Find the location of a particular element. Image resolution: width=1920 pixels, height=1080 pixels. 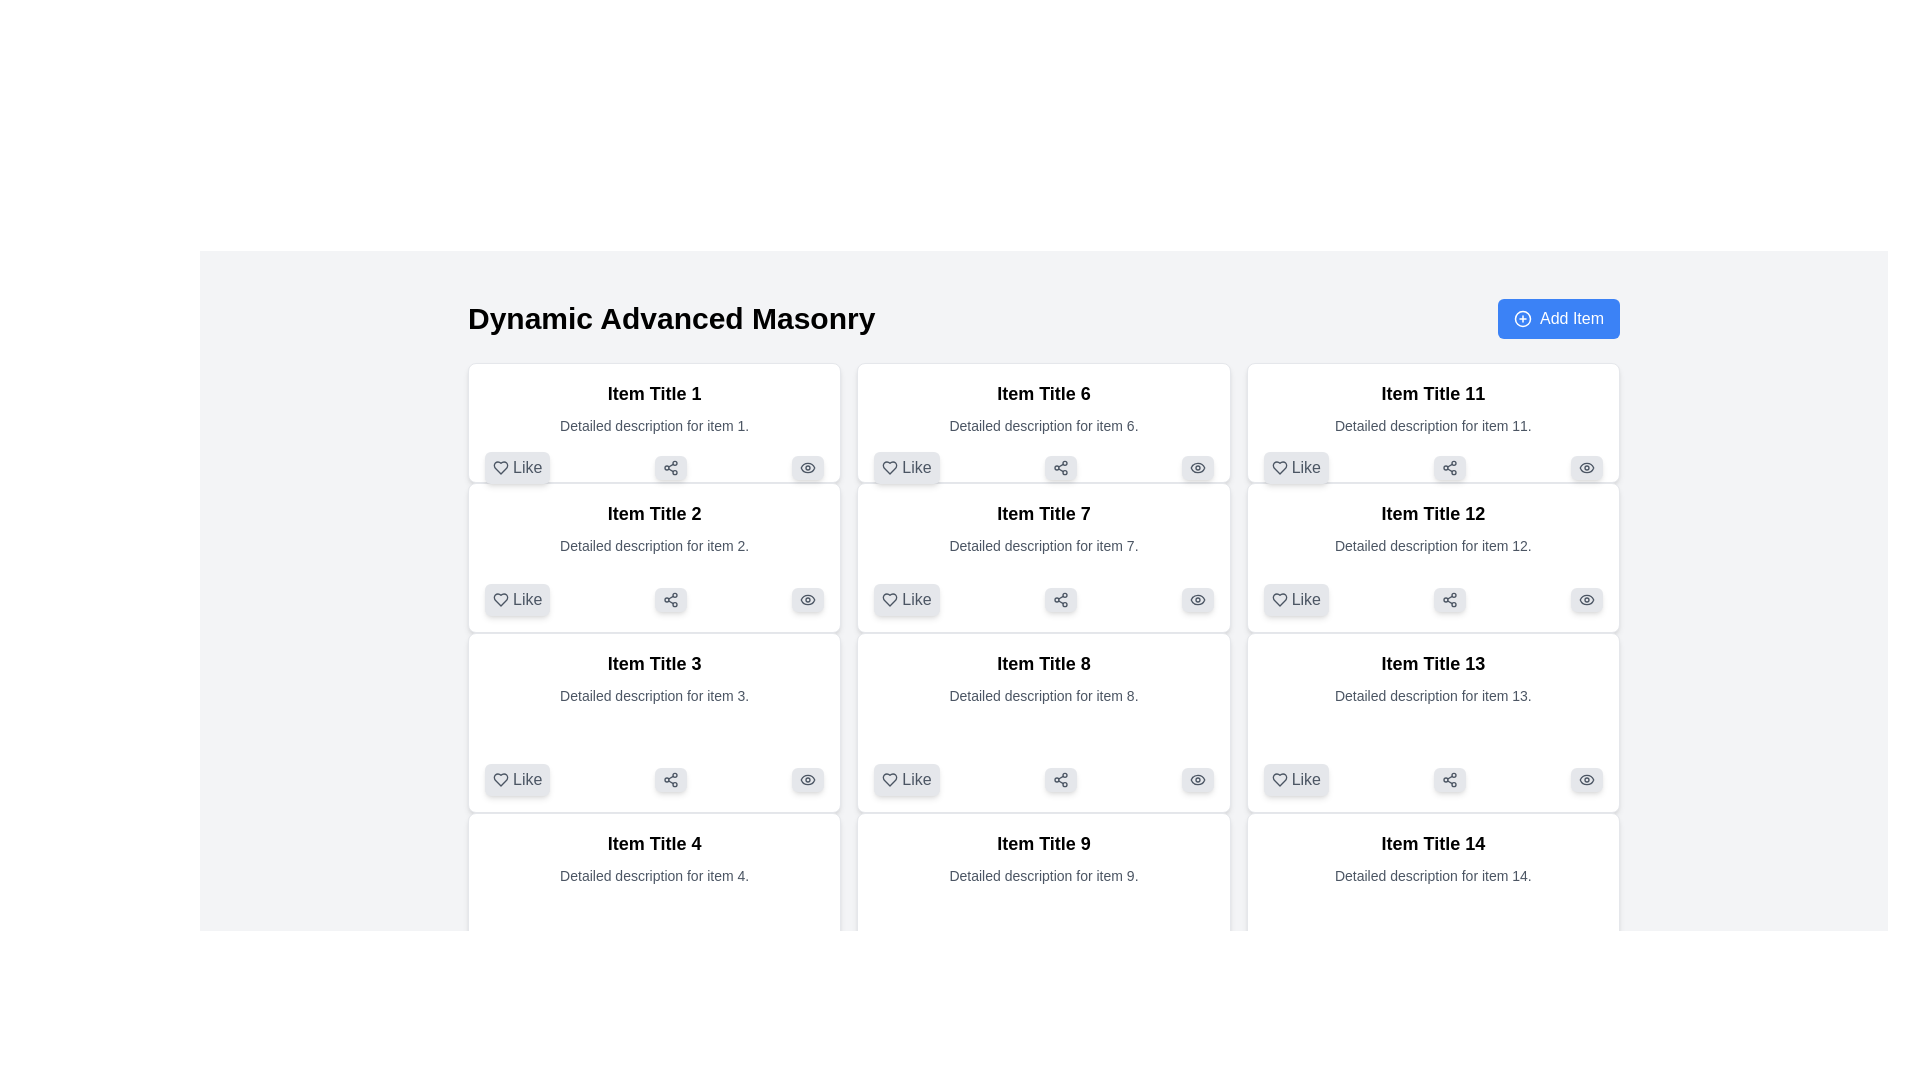

the 'Like' button, which is a gray button with a heart icon located in the bottom-left corner of 'Item Title 8' is located at coordinates (906, 778).